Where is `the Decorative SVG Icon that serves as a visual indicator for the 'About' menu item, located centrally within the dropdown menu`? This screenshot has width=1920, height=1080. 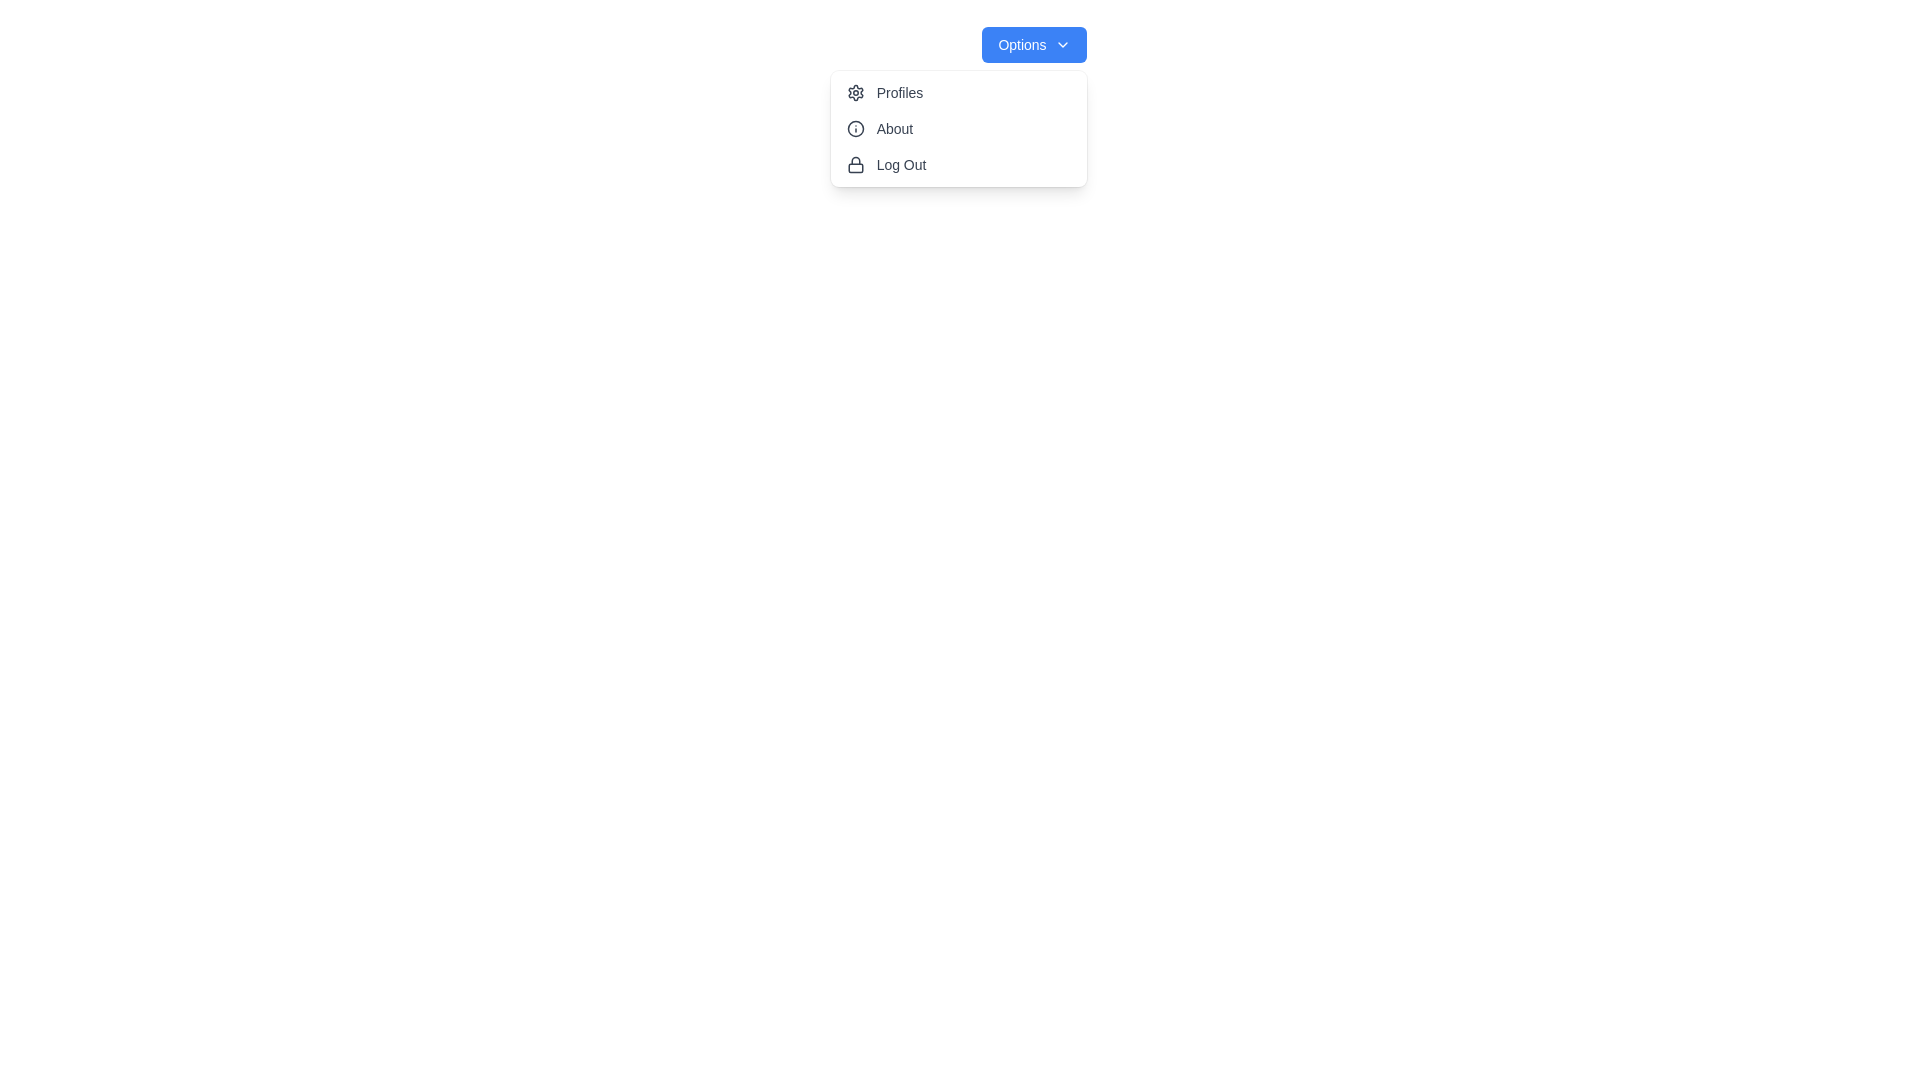
the Decorative SVG Icon that serves as a visual indicator for the 'About' menu item, located centrally within the dropdown menu is located at coordinates (855, 128).